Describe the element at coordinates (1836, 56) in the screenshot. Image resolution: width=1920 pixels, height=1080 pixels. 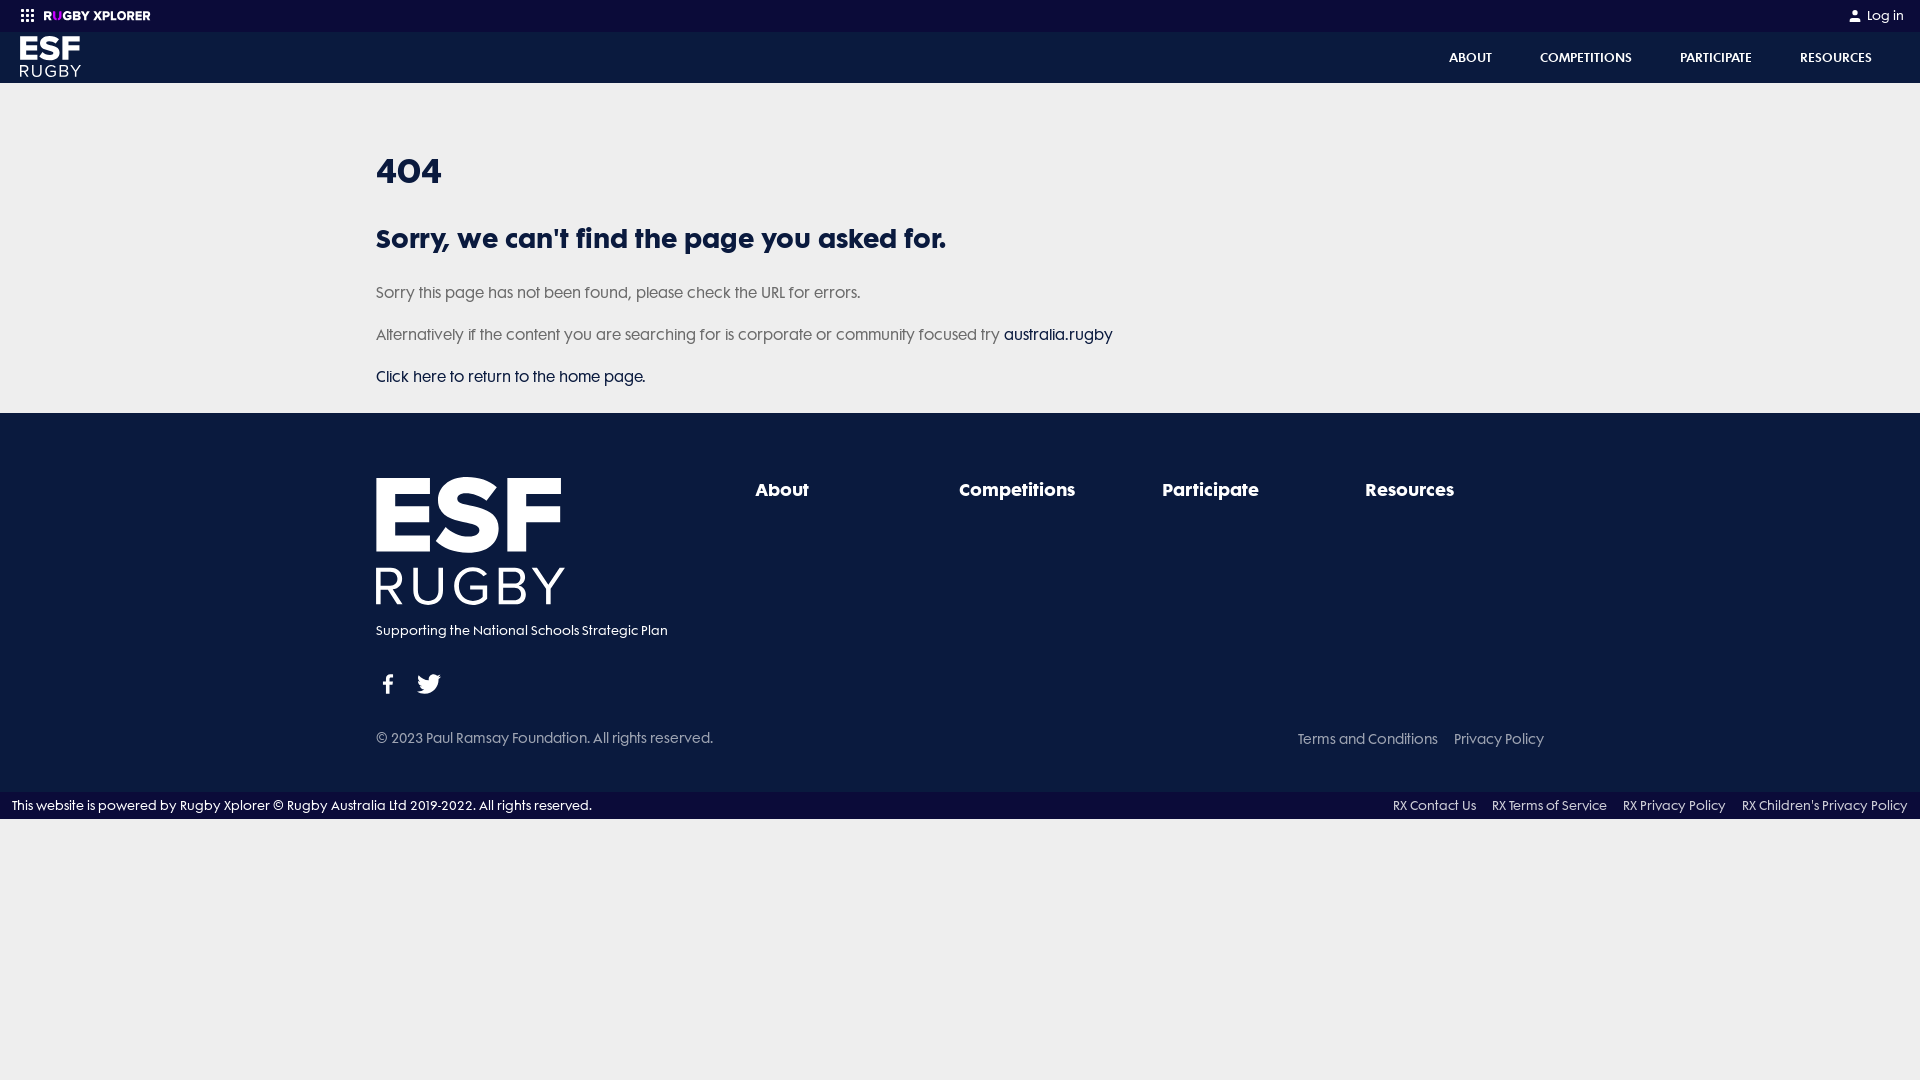
I see `'RESOURCES'` at that location.